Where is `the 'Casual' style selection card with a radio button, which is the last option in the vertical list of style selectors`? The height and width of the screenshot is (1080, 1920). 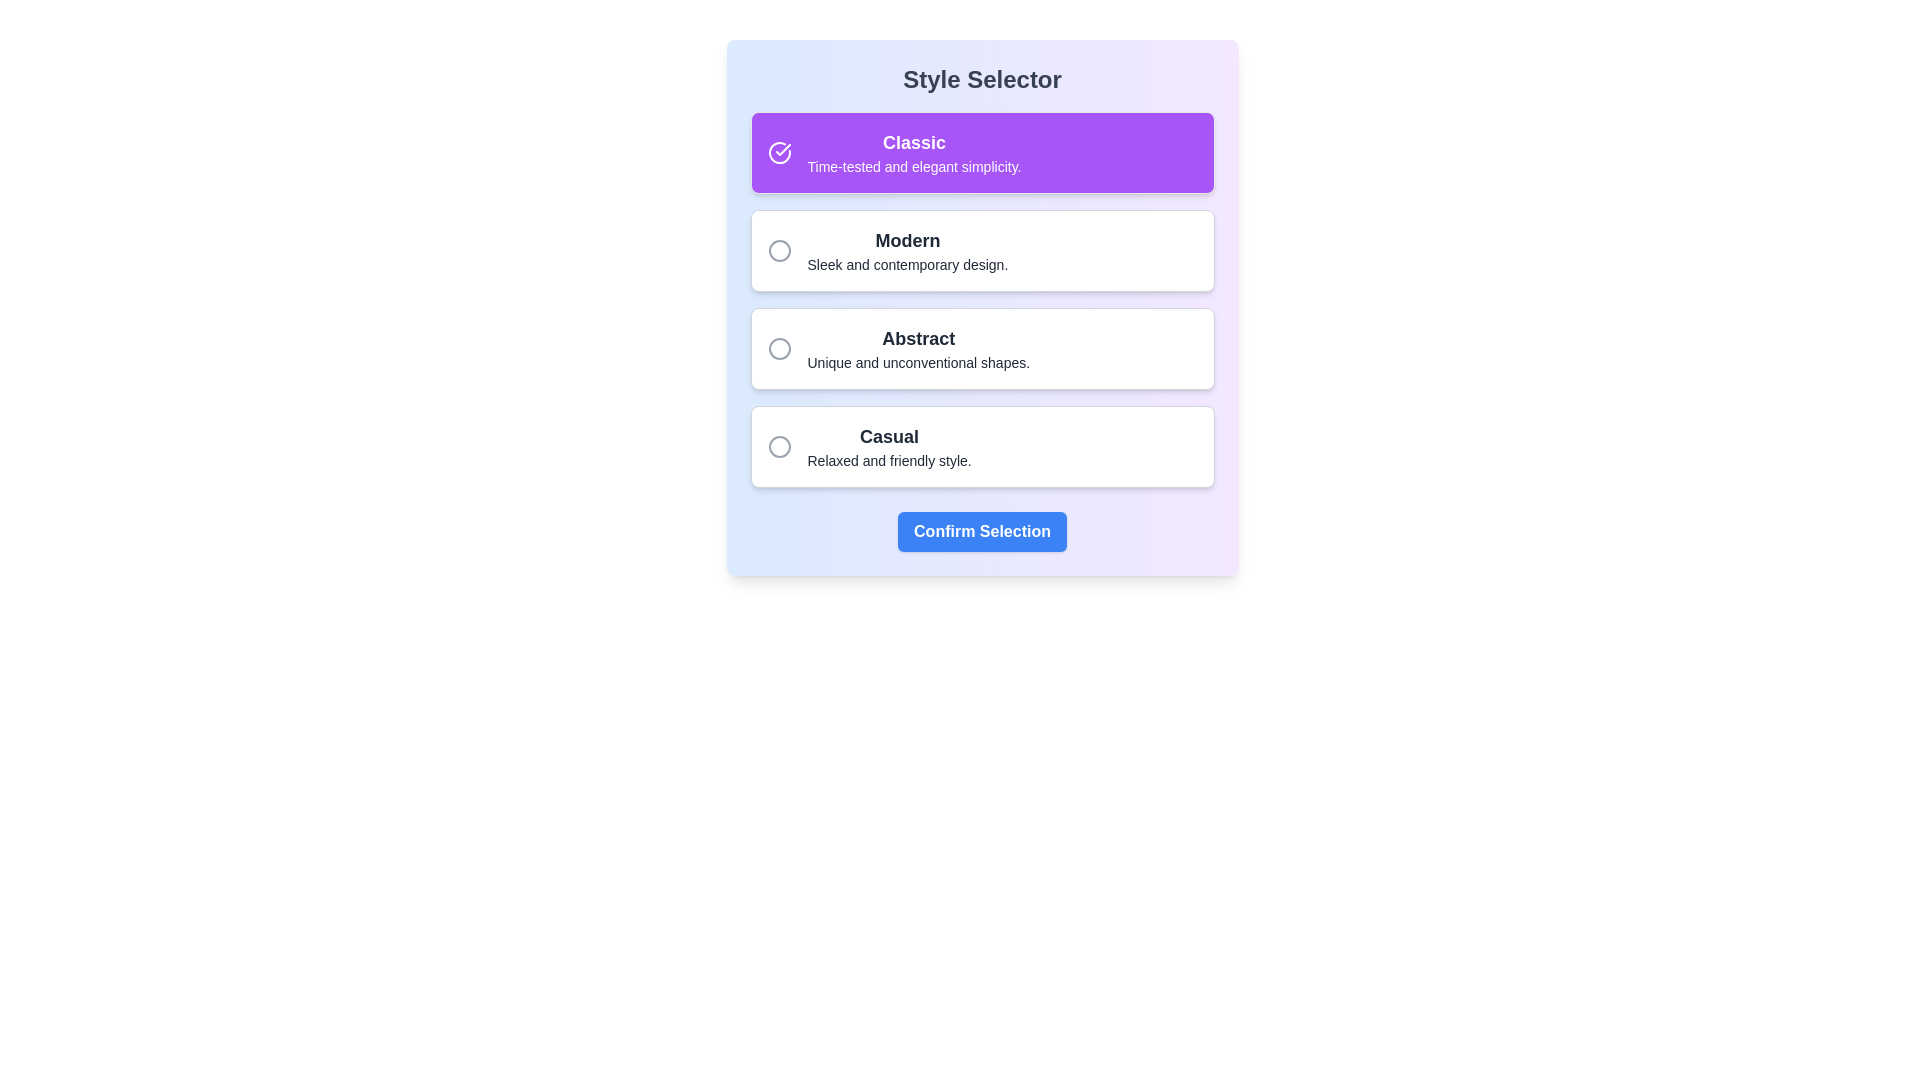 the 'Casual' style selection card with a radio button, which is the last option in the vertical list of style selectors is located at coordinates (982, 446).